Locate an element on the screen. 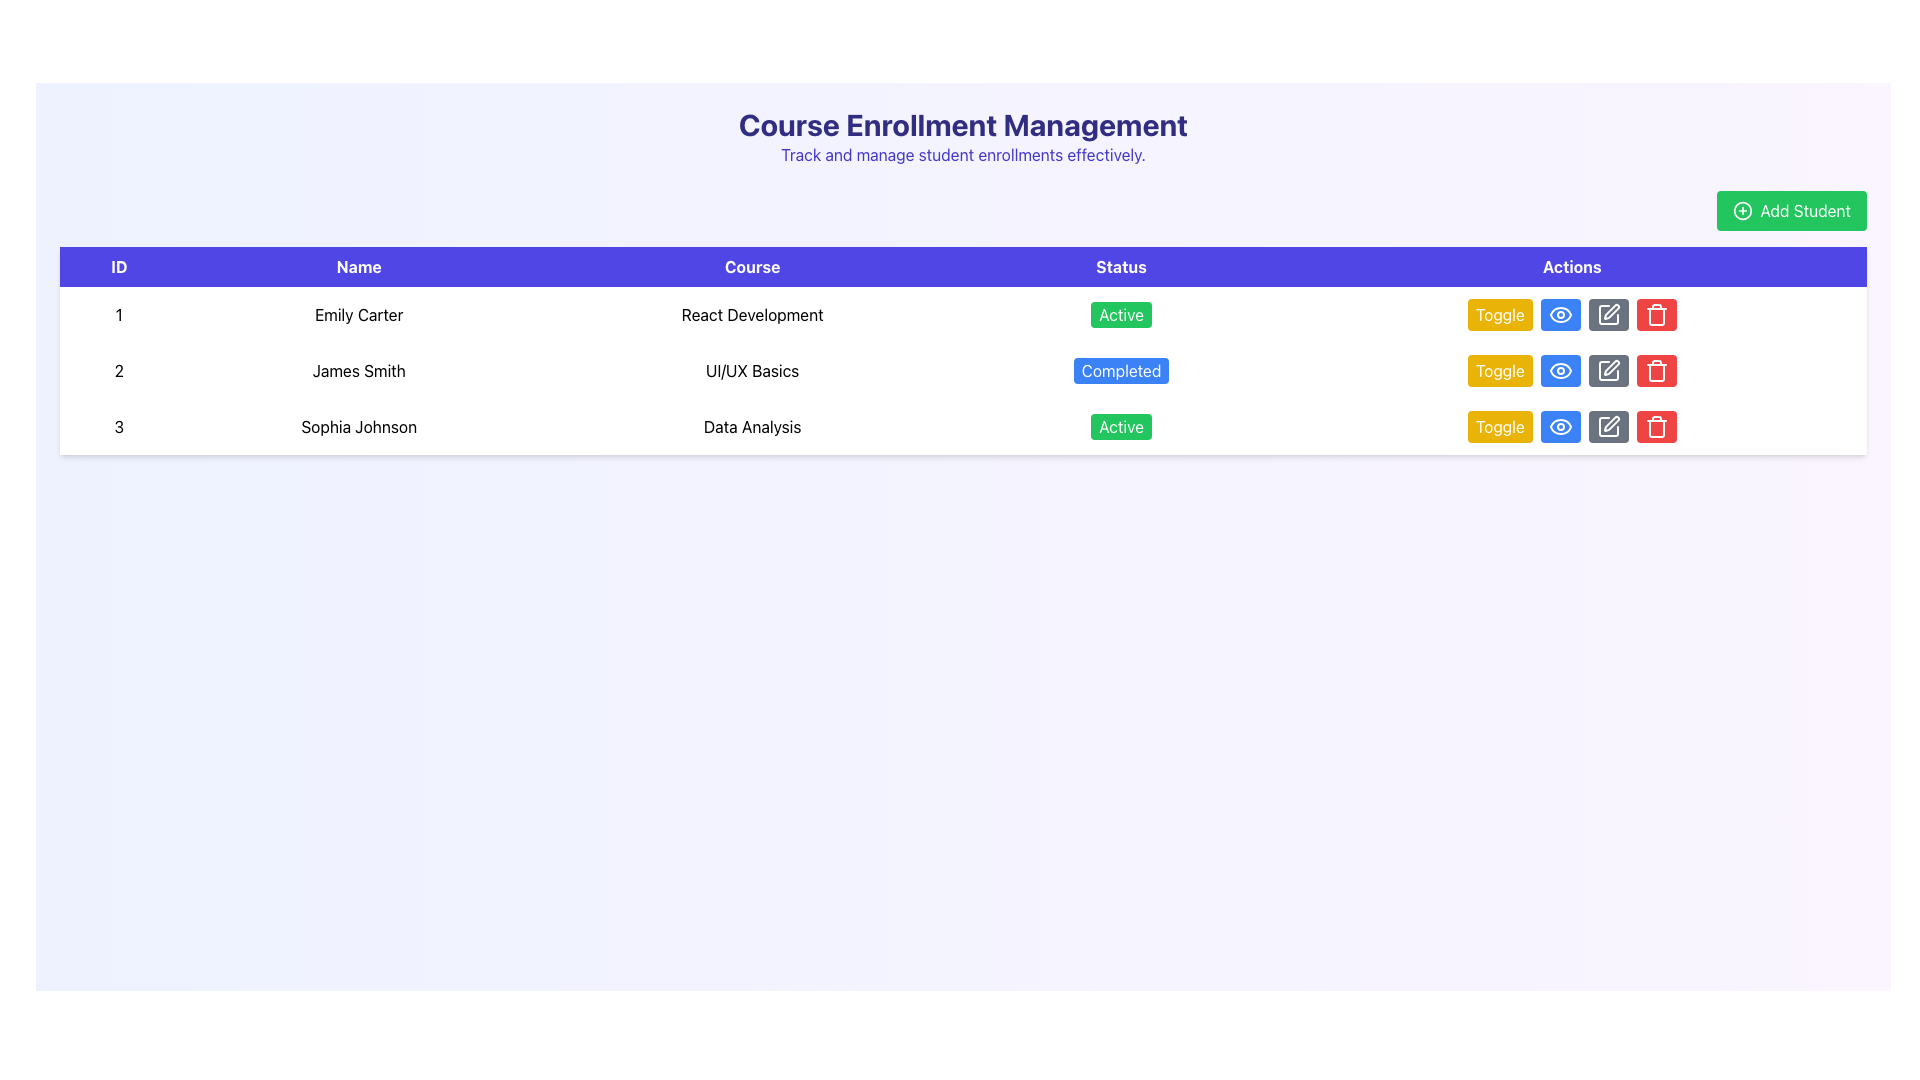  the edit button for 'Sophia Johnson' in the Actions column, which features a pen and square icon is located at coordinates (1608, 426).